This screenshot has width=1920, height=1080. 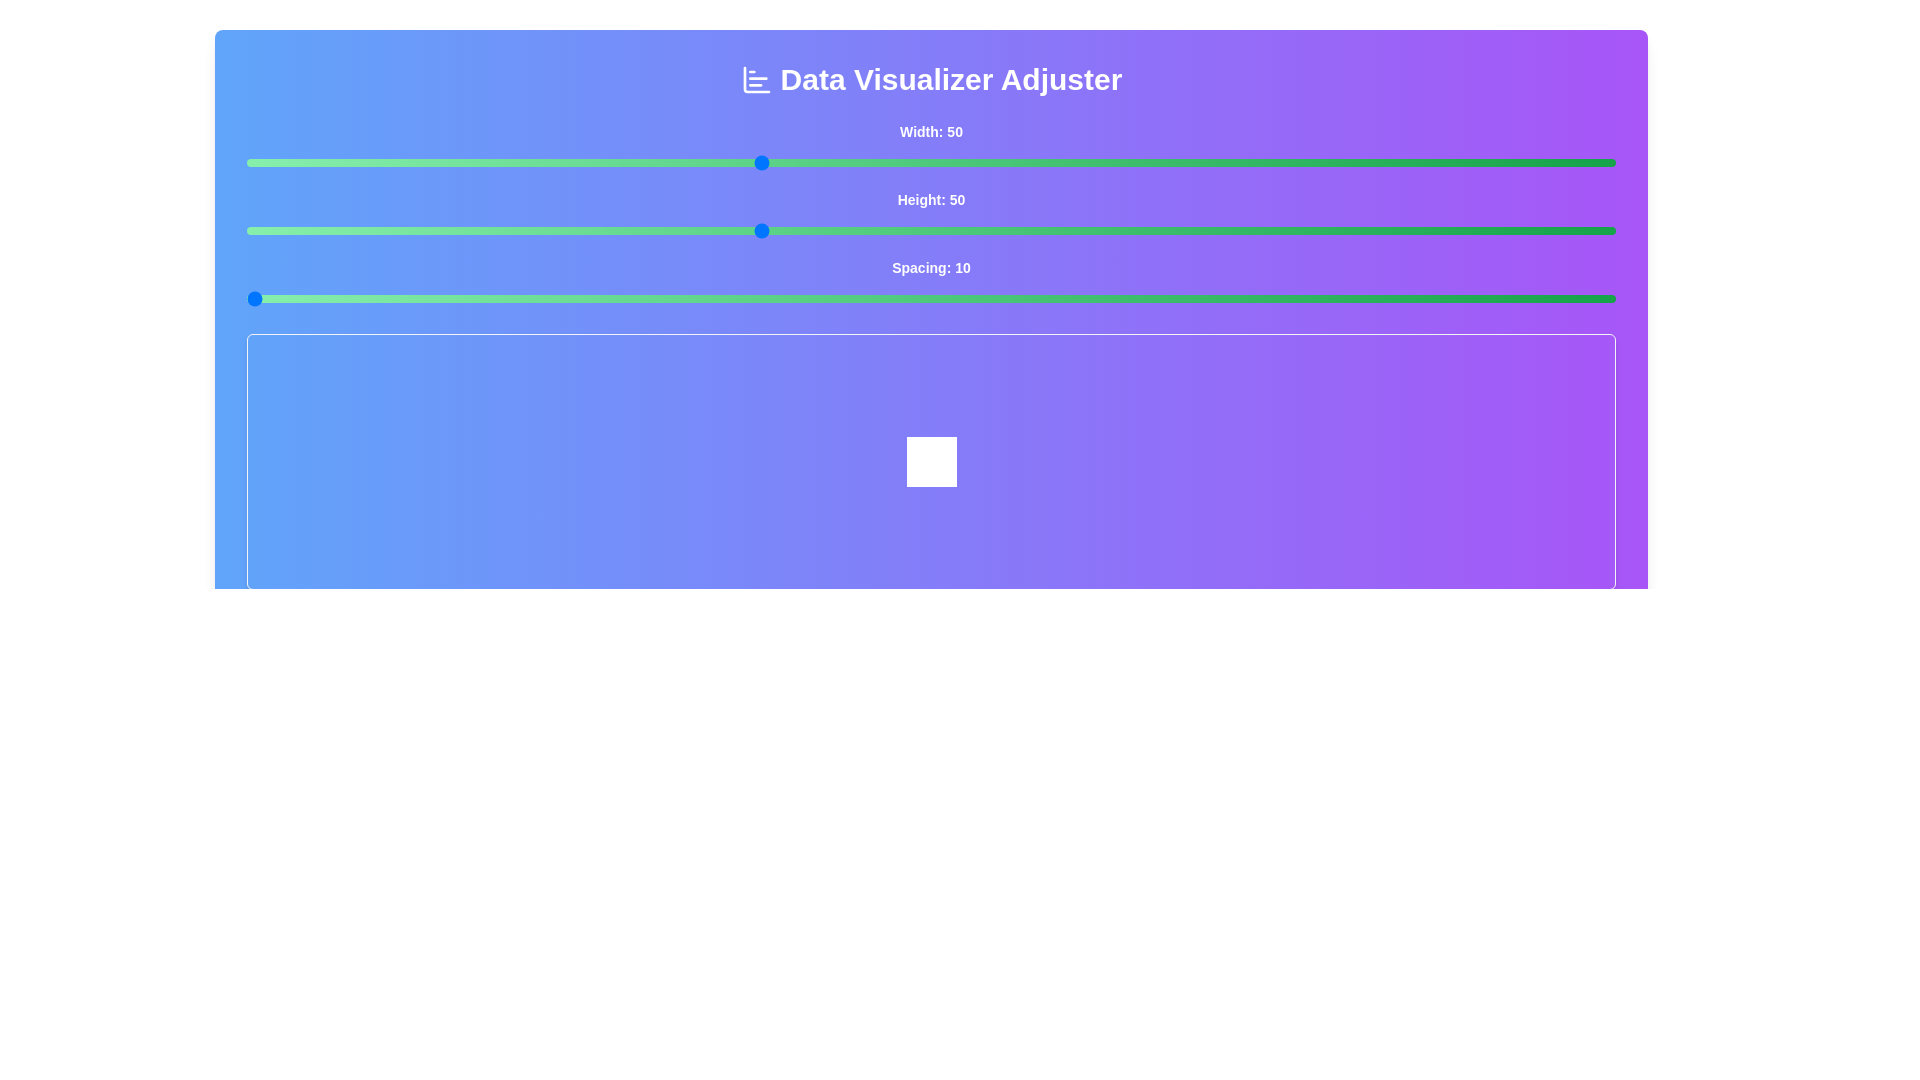 What do you see at coordinates (383, 161) in the screenshot?
I see `the 'Width' slider to 28` at bounding box center [383, 161].